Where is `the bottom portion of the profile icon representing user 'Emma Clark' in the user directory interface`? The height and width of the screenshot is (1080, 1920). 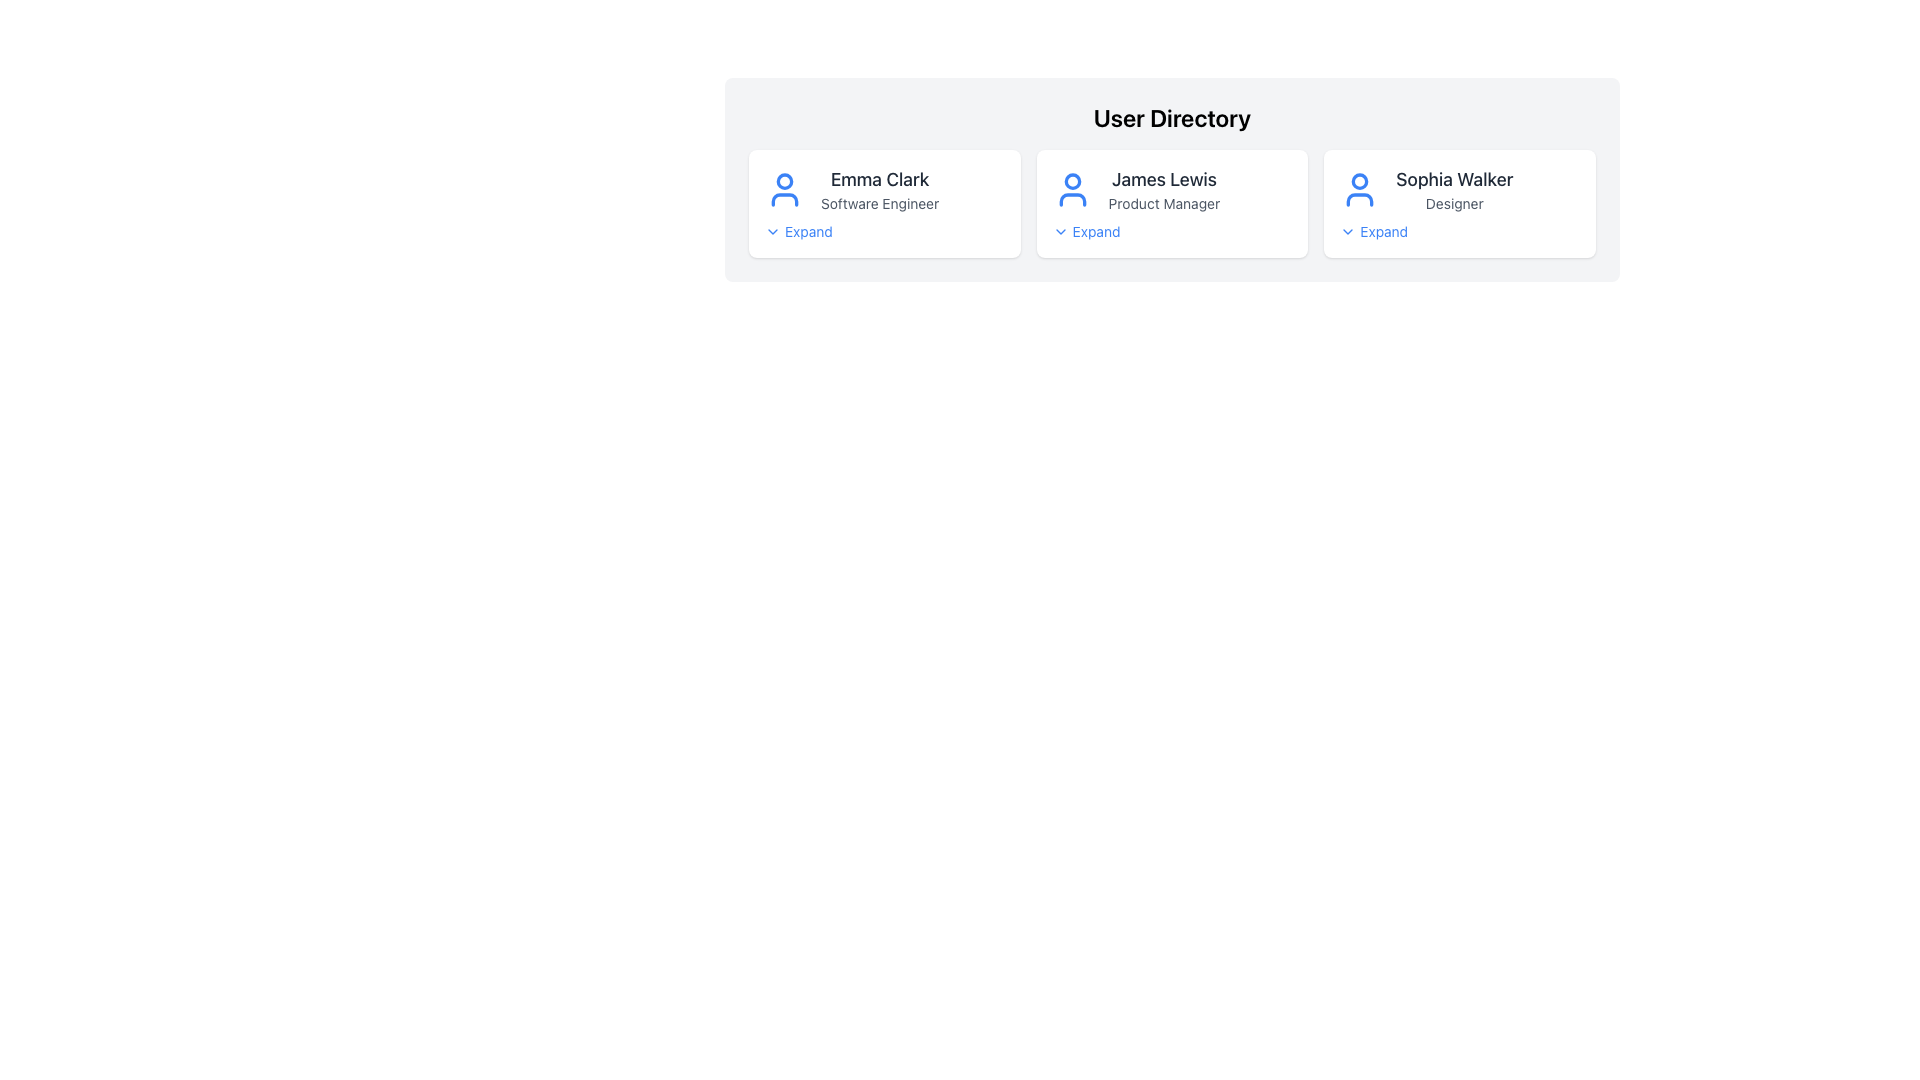
the bottom portion of the profile icon representing user 'Emma Clark' in the user directory interface is located at coordinates (784, 200).